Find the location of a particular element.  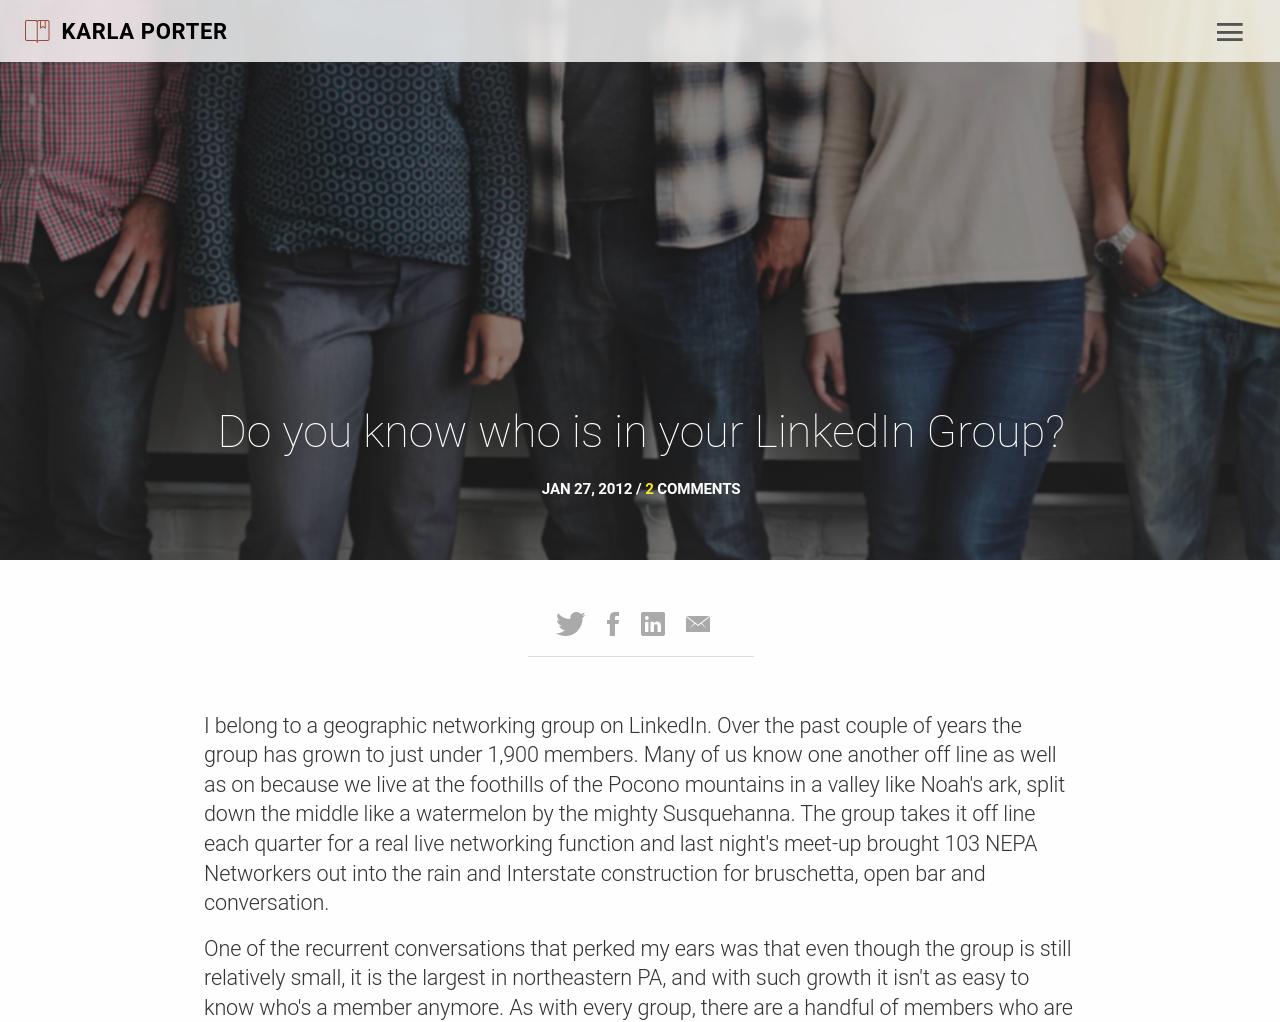

'I belong to a geographic networking group on LinkedIn. Over the past couple of years the group has grown to just under 1,900 members. Many of us know one another off line as well as on because we live at the foothills of the Pocono mountains in a valley like Noah's ark, split down the middle like a watermelon by the mighty Susquehanna. The group takes it off line each quarter for a real live networking function and last night's meet-up brought 103 NEPA Networkers out into the rain and Interstate construction for bruschetta, open bar and conversation.' is located at coordinates (203, 812).